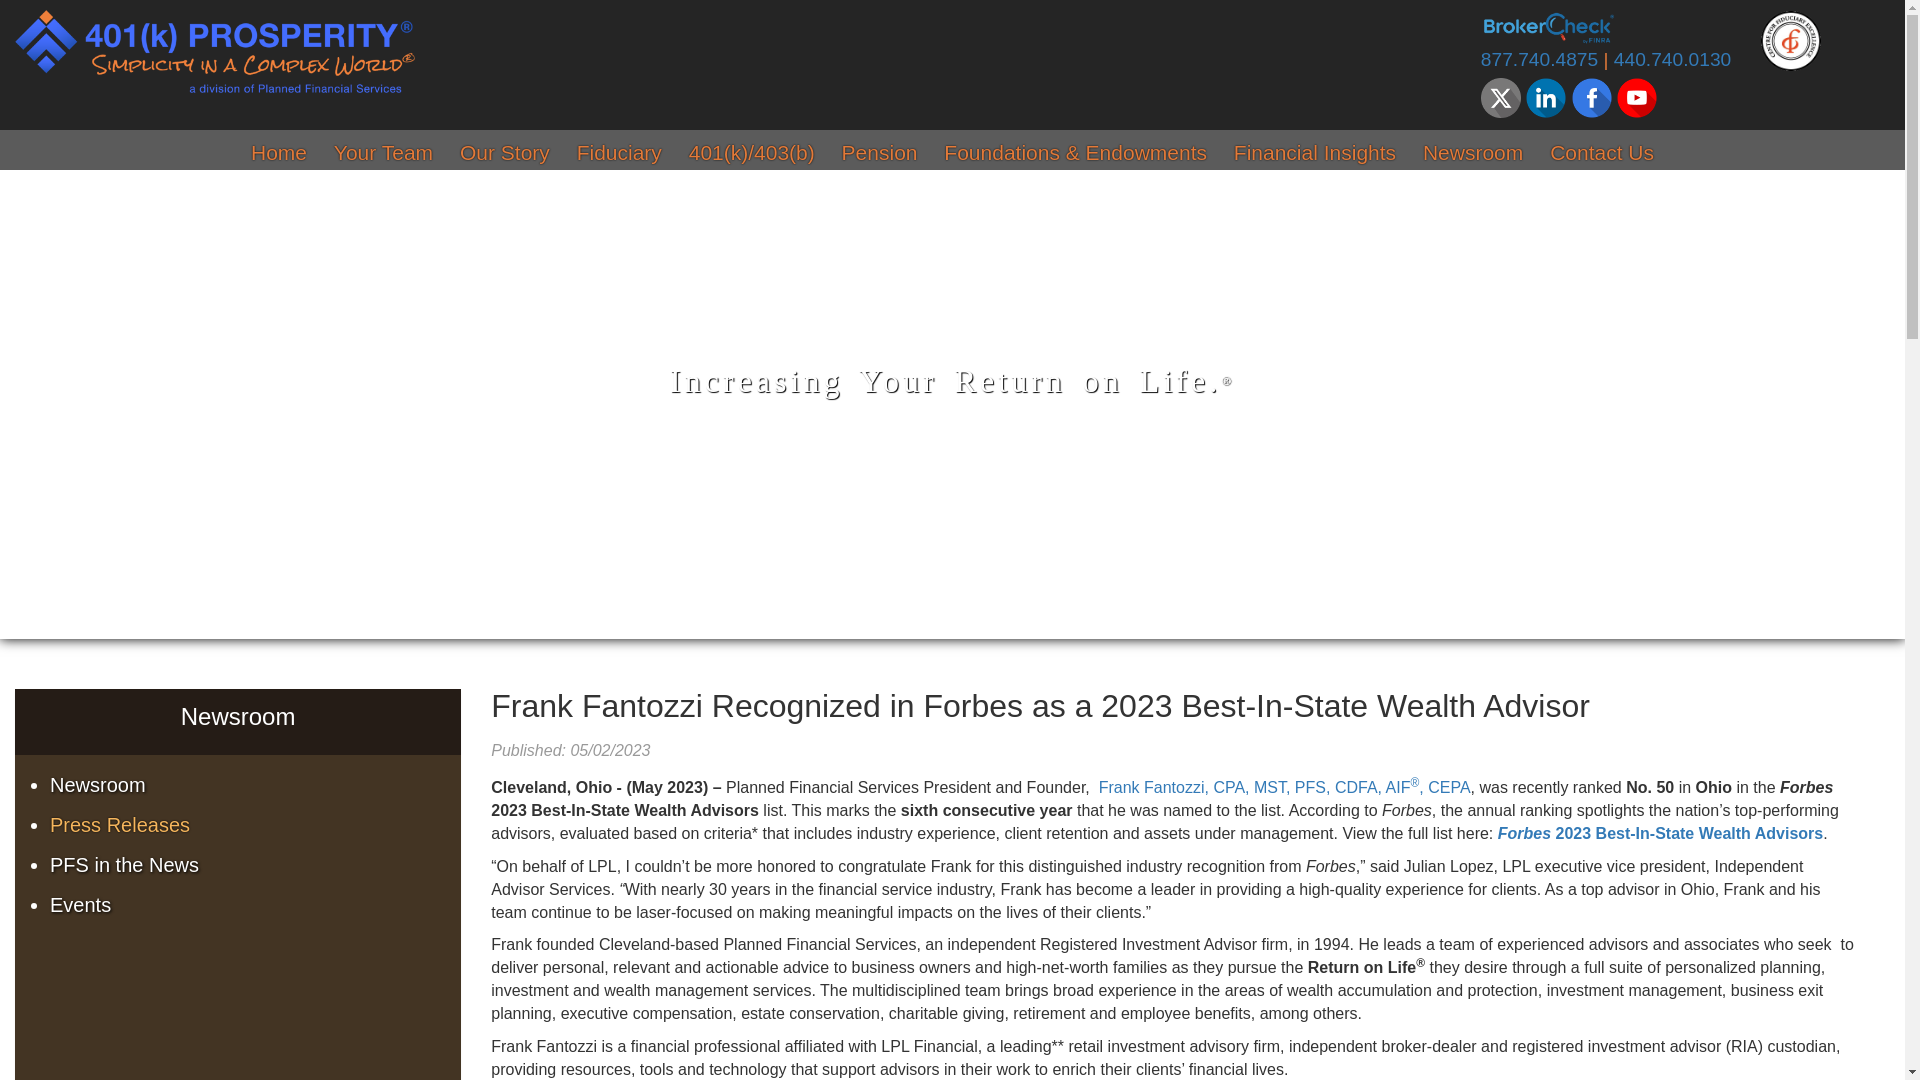  I want to click on 'Financial Insights', so click(1315, 154).